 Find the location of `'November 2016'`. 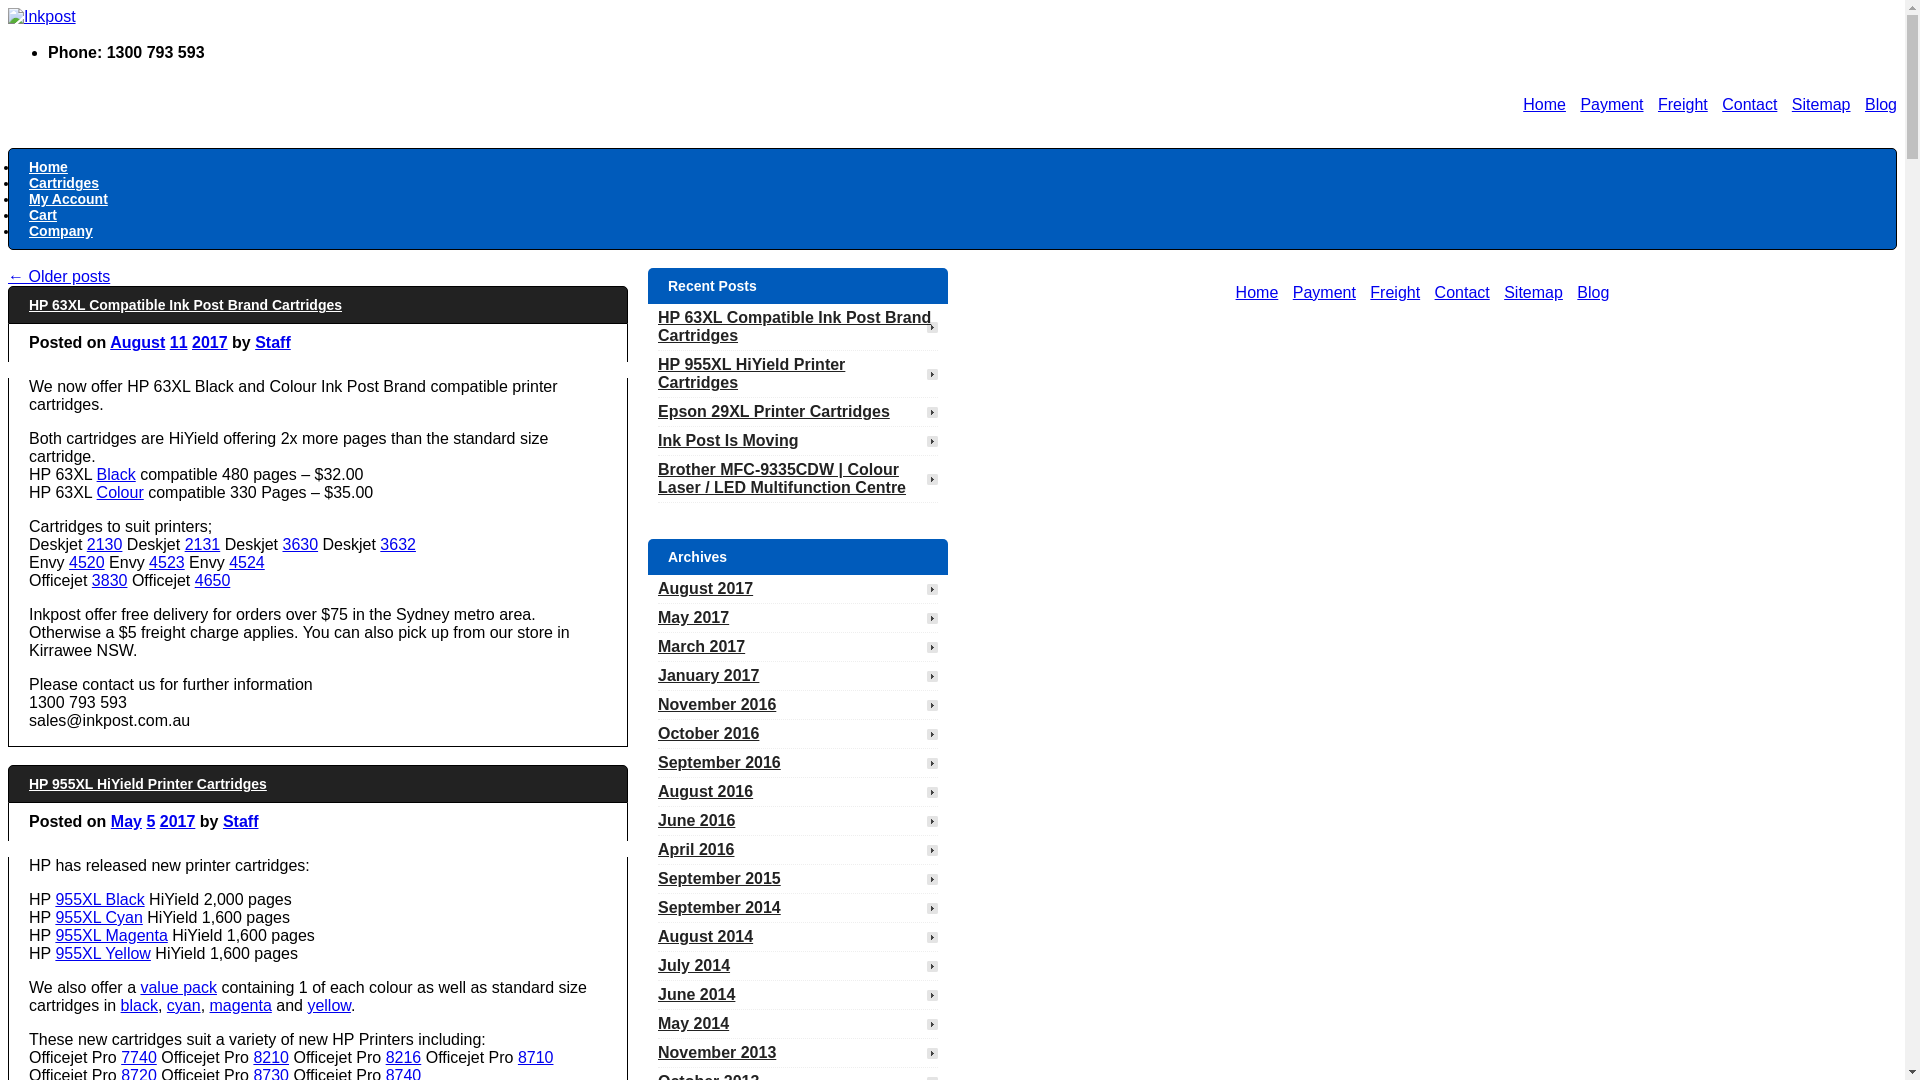

'November 2016' is located at coordinates (725, 703).